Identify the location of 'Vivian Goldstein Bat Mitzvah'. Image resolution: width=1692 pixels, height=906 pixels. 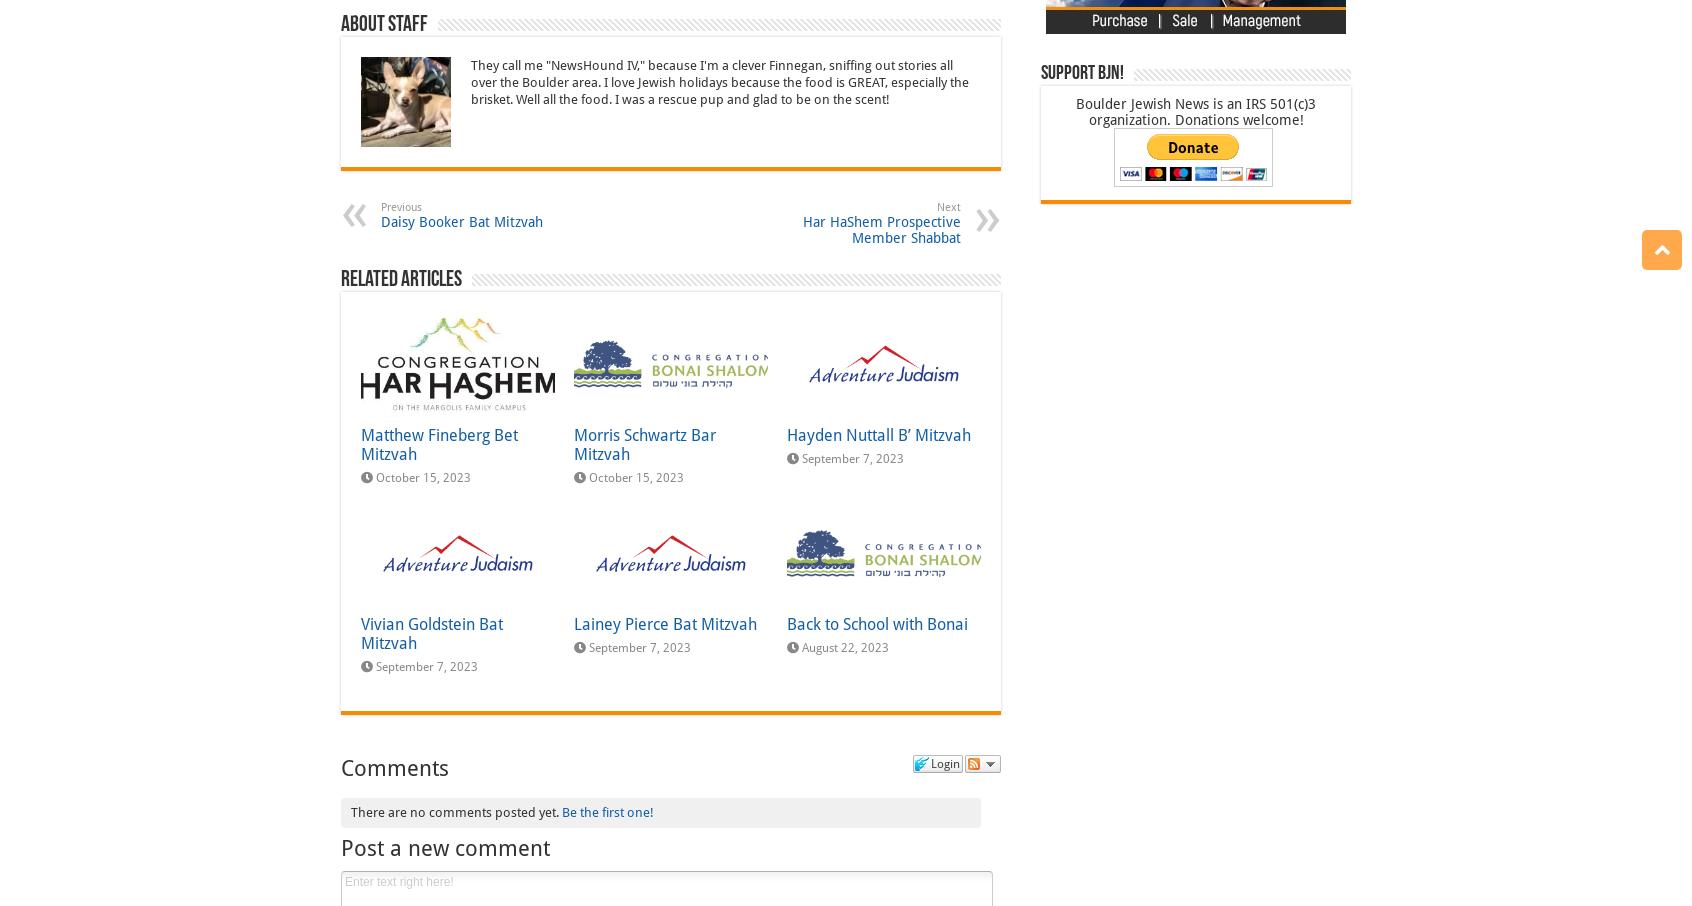
(430, 633).